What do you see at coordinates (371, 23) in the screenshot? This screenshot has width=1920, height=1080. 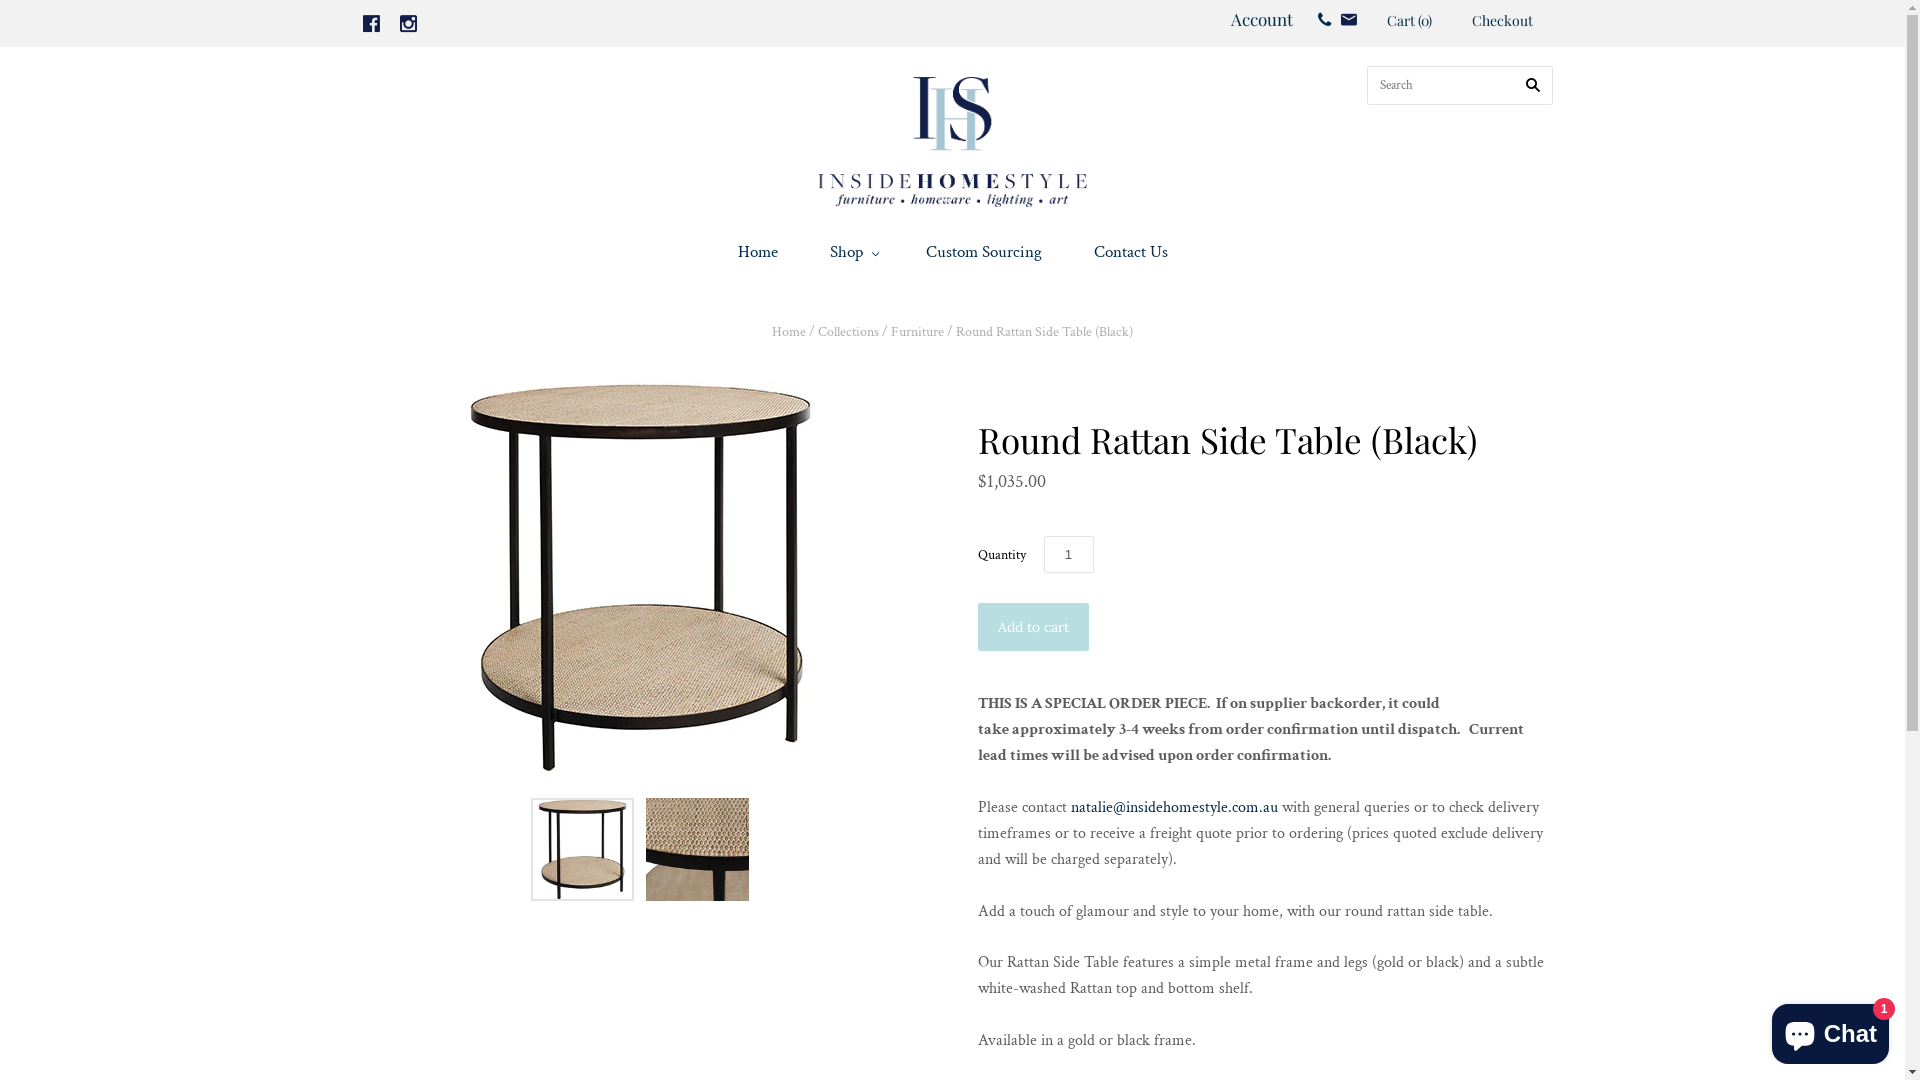 I see `'Facebook'` at bounding box center [371, 23].